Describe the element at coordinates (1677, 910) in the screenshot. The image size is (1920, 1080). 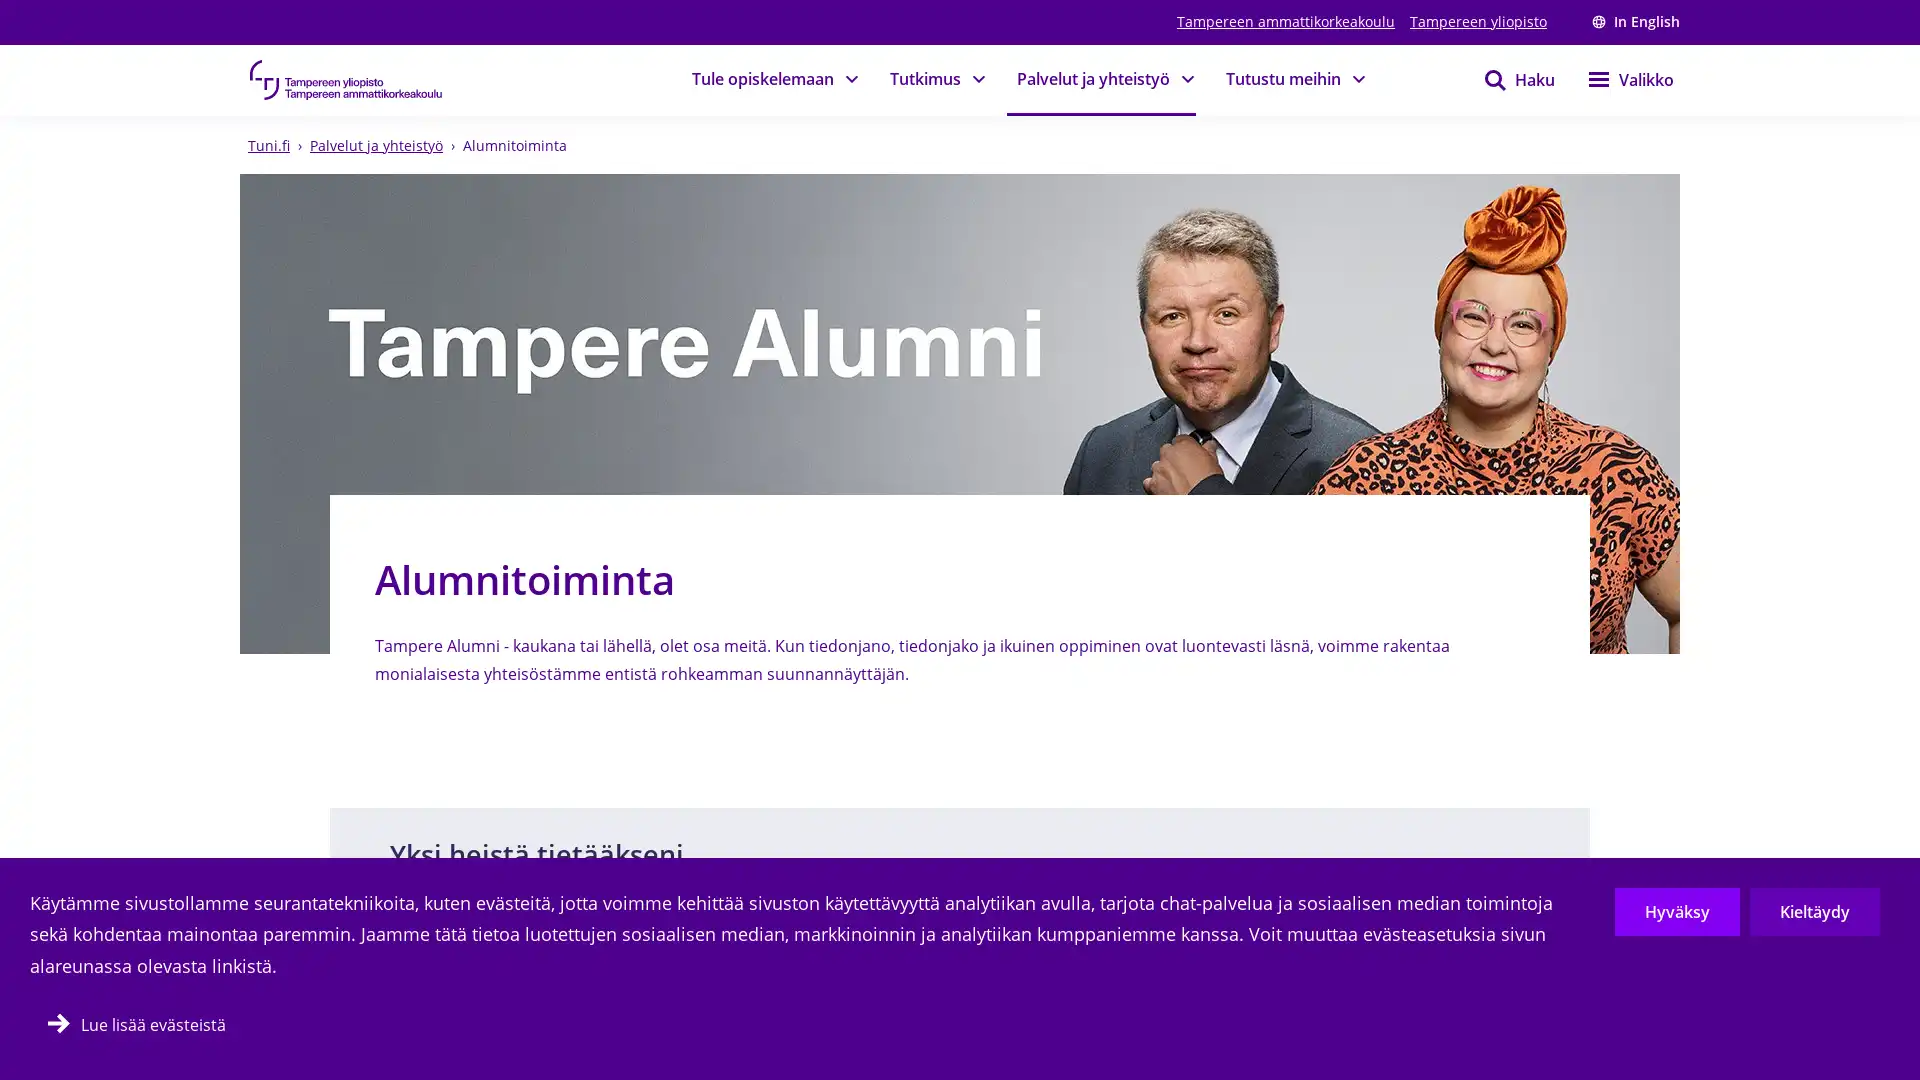
I see `Hyvaksy` at that location.